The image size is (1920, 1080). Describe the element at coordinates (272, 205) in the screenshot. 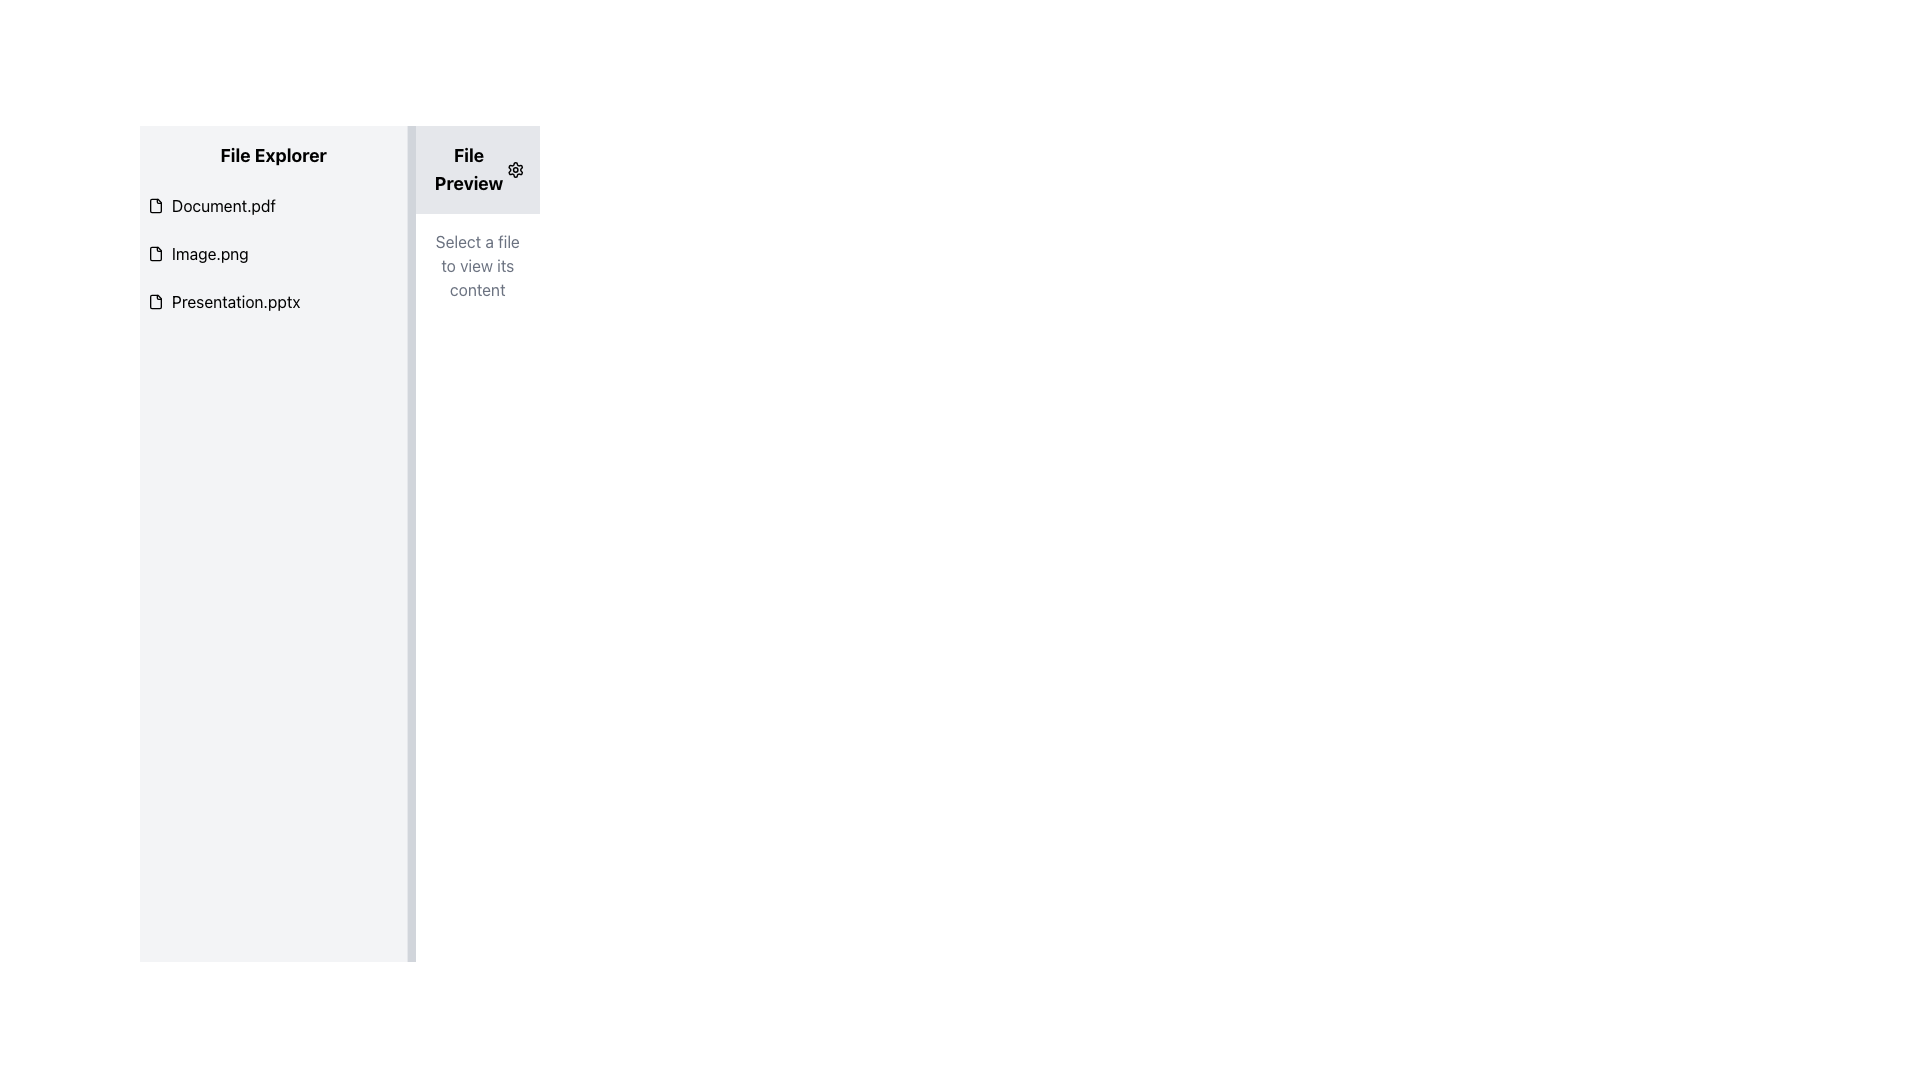

I see `on the first list item in the 'File Explorer' panel, which represents the file named 'Document.pdf'` at that location.